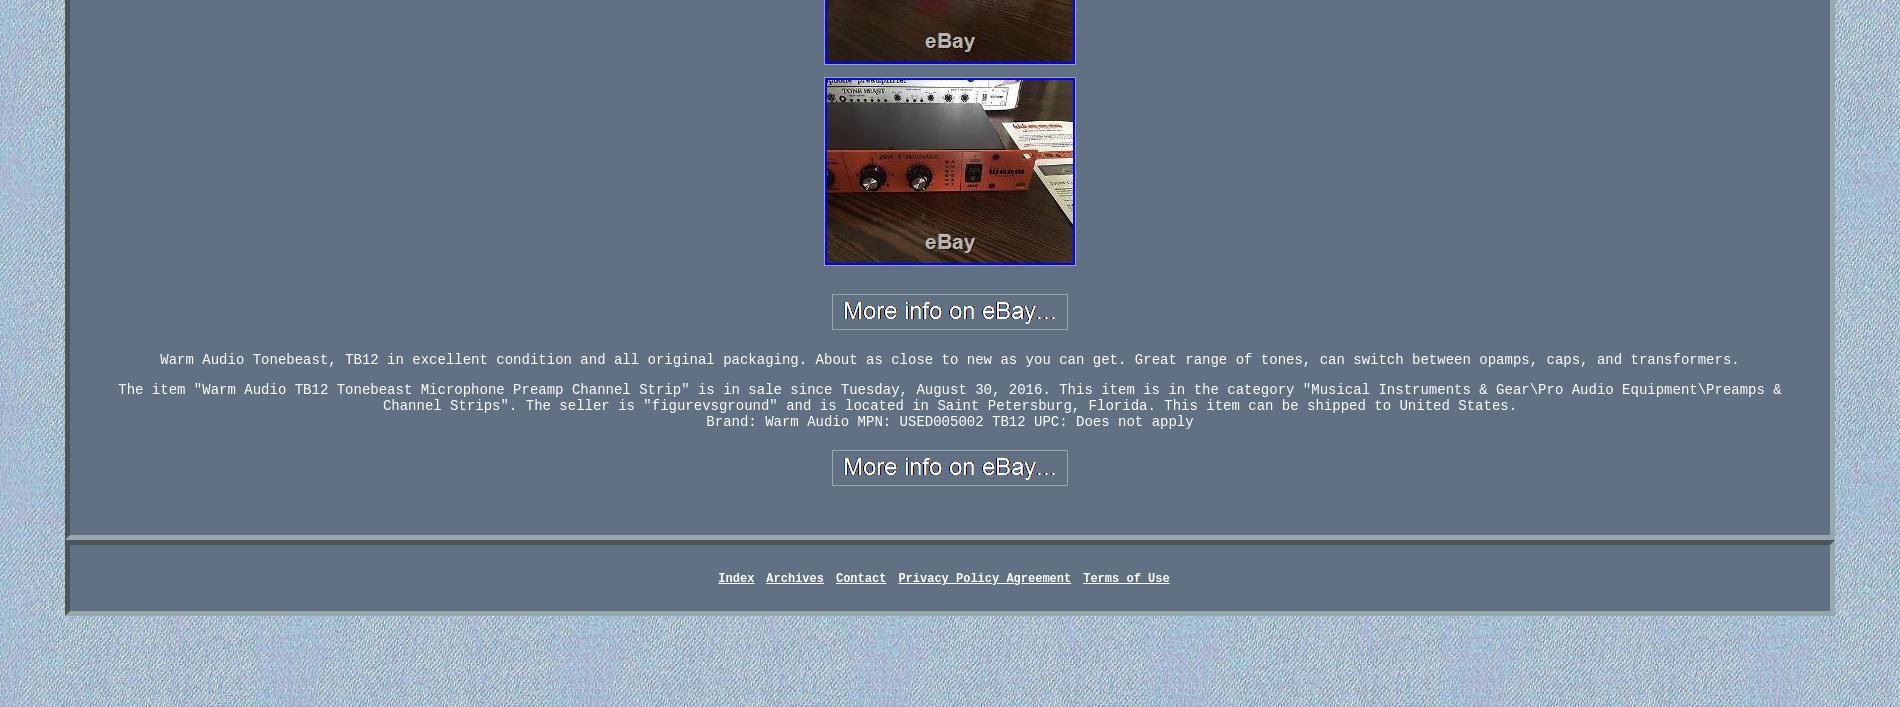 This screenshot has height=707, width=1900. What do you see at coordinates (940, 421) in the screenshot?
I see `'MPN: USED005002 TB12'` at bounding box center [940, 421].